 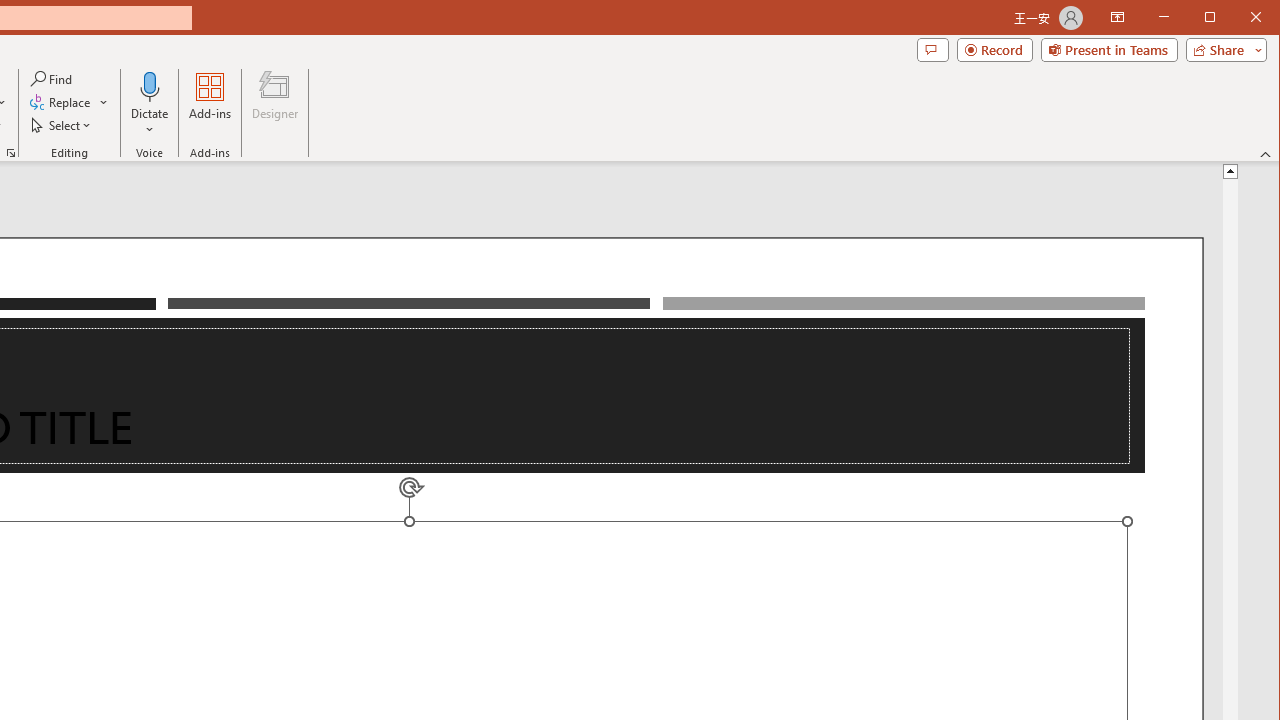 I want to click on 'Dictate', so click(x=149, y=104).